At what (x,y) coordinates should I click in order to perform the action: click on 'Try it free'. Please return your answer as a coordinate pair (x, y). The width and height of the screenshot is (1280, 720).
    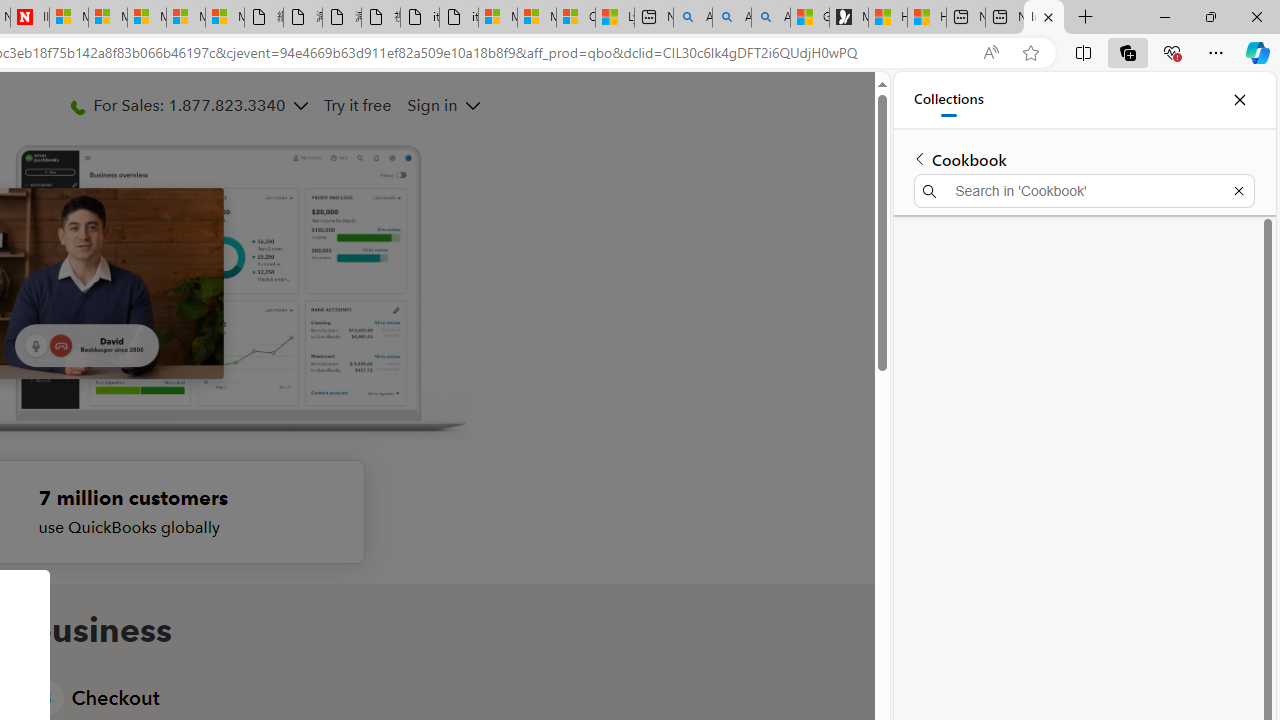
    Looking at the image, I should click on (357, 105).